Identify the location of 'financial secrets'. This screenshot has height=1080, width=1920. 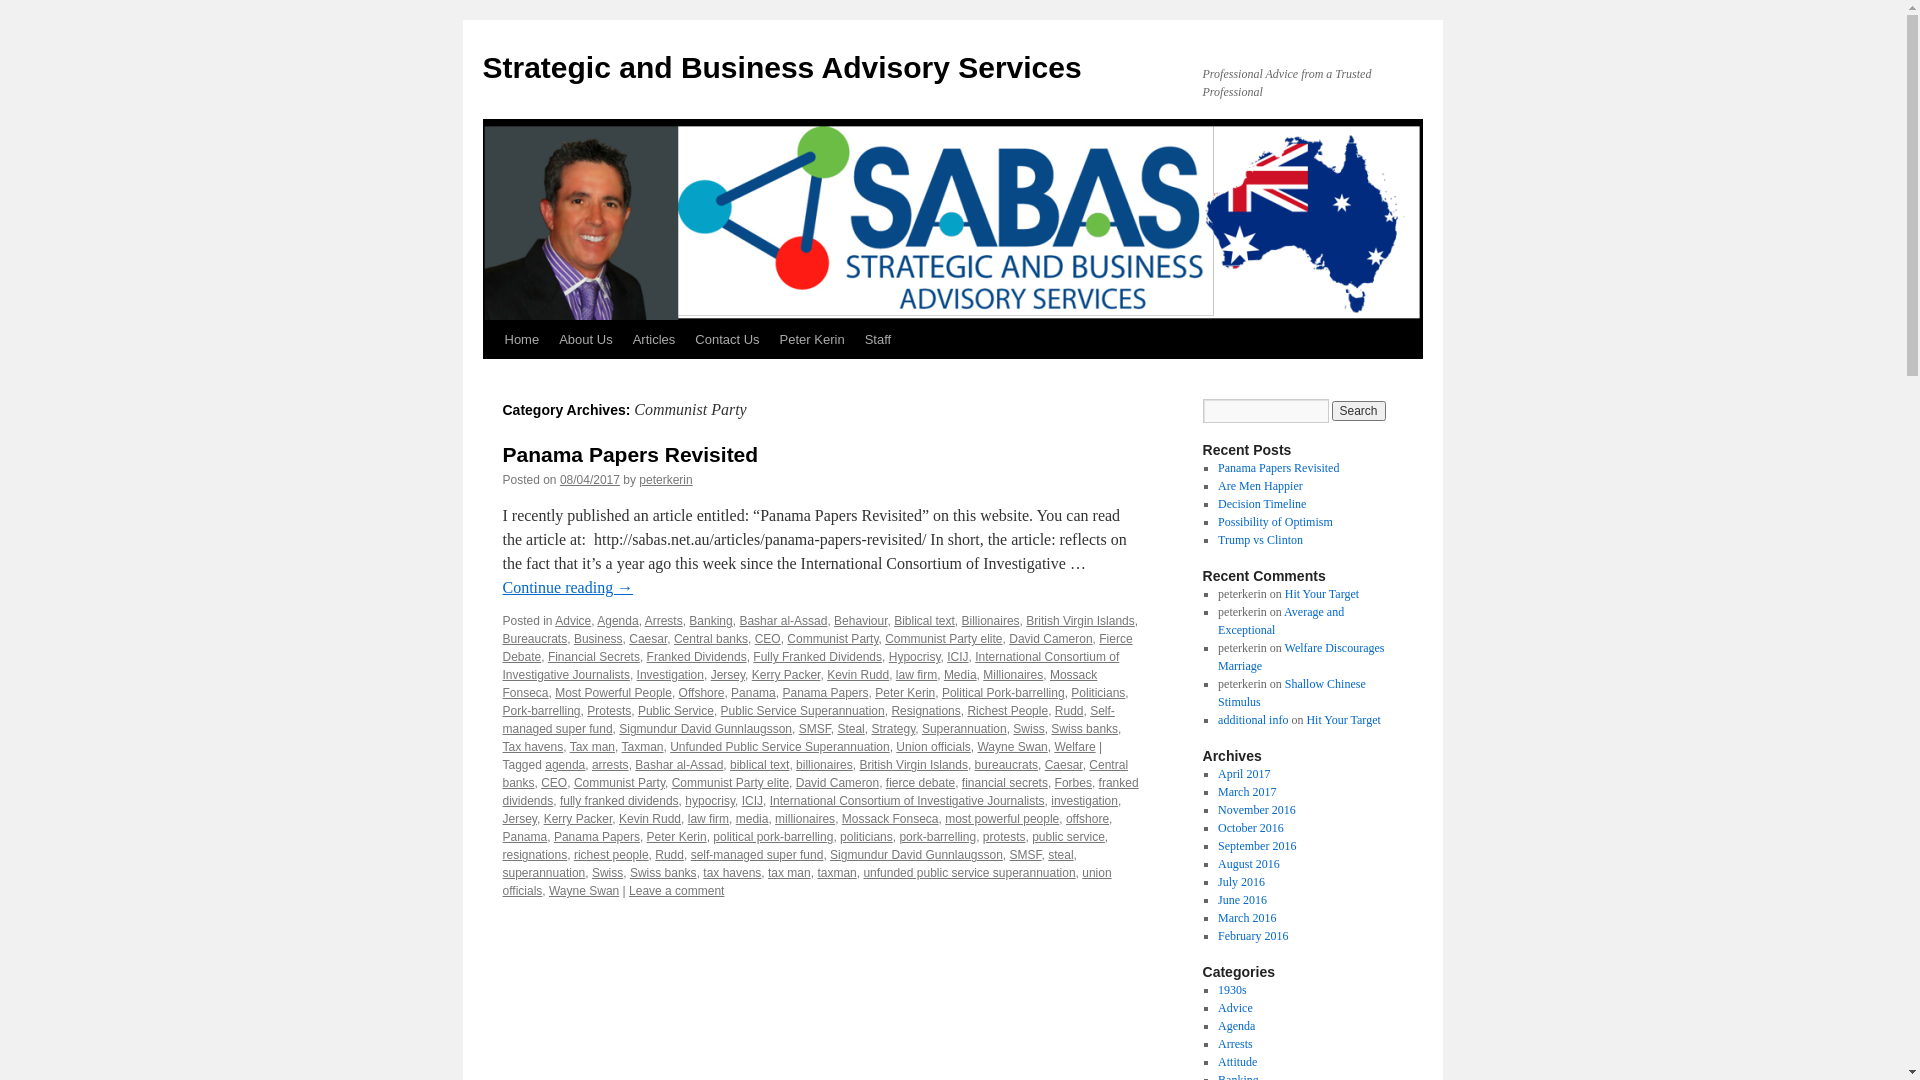
(1004, 782).